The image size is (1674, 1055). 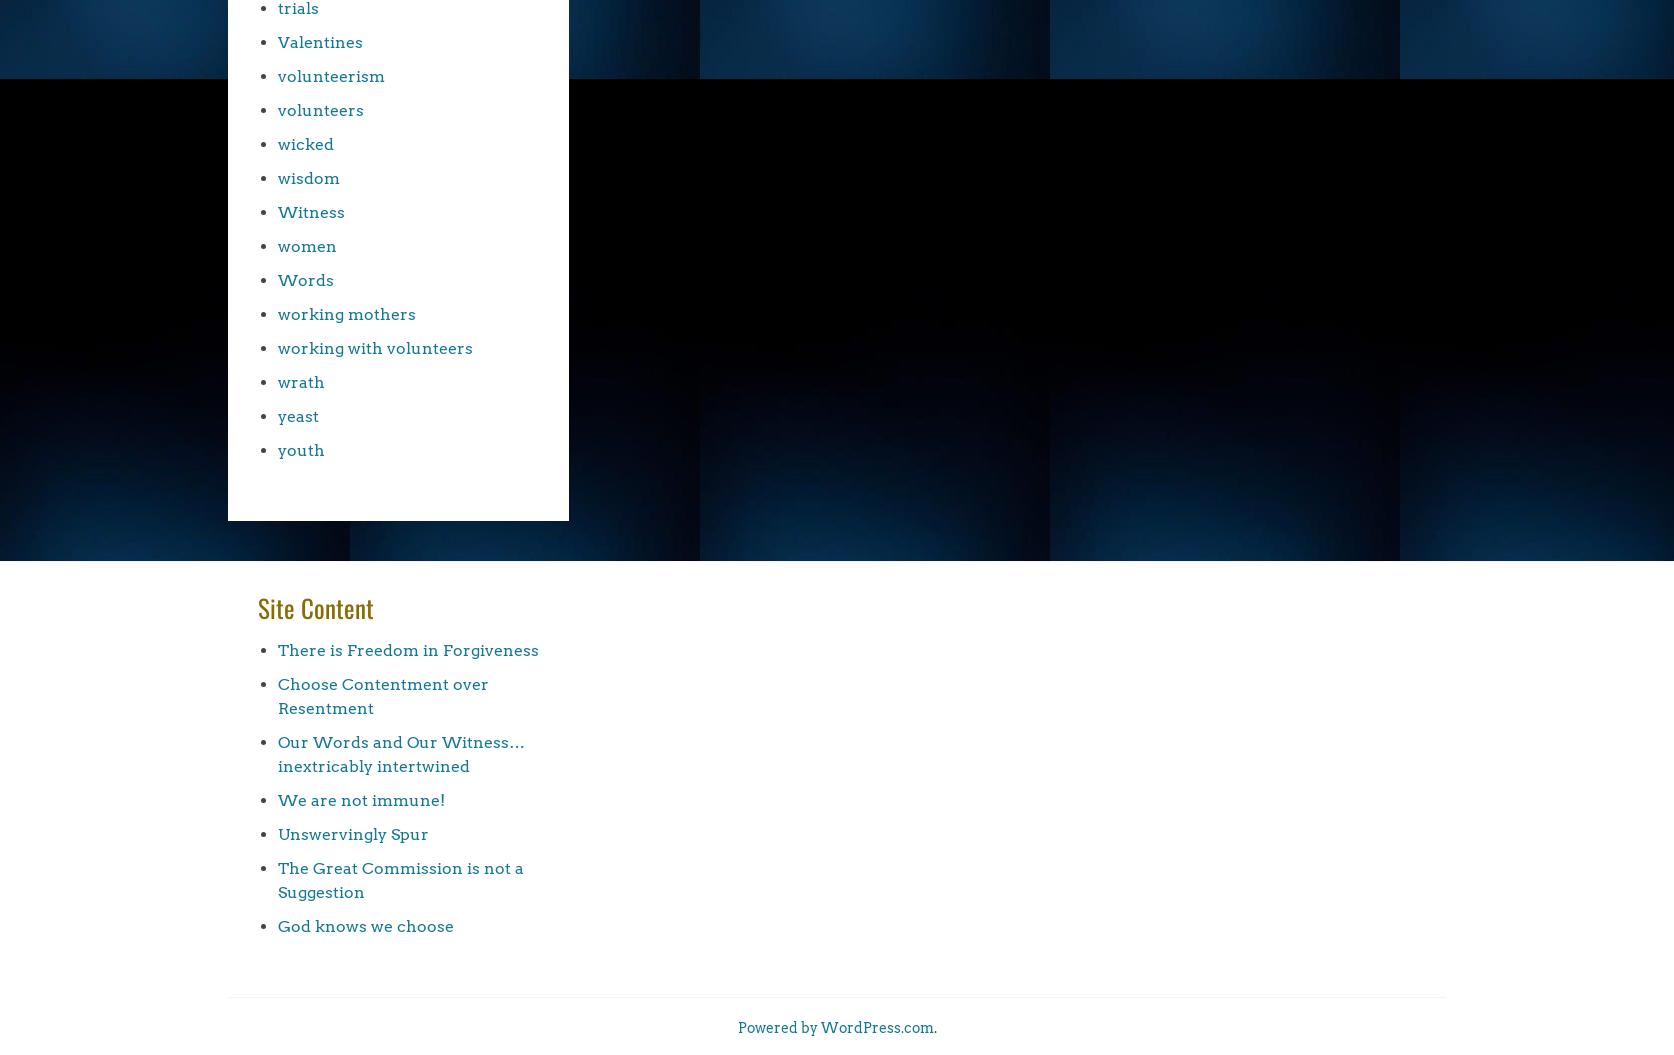 I want to click on 'wicked', so click(x=306, y=144).